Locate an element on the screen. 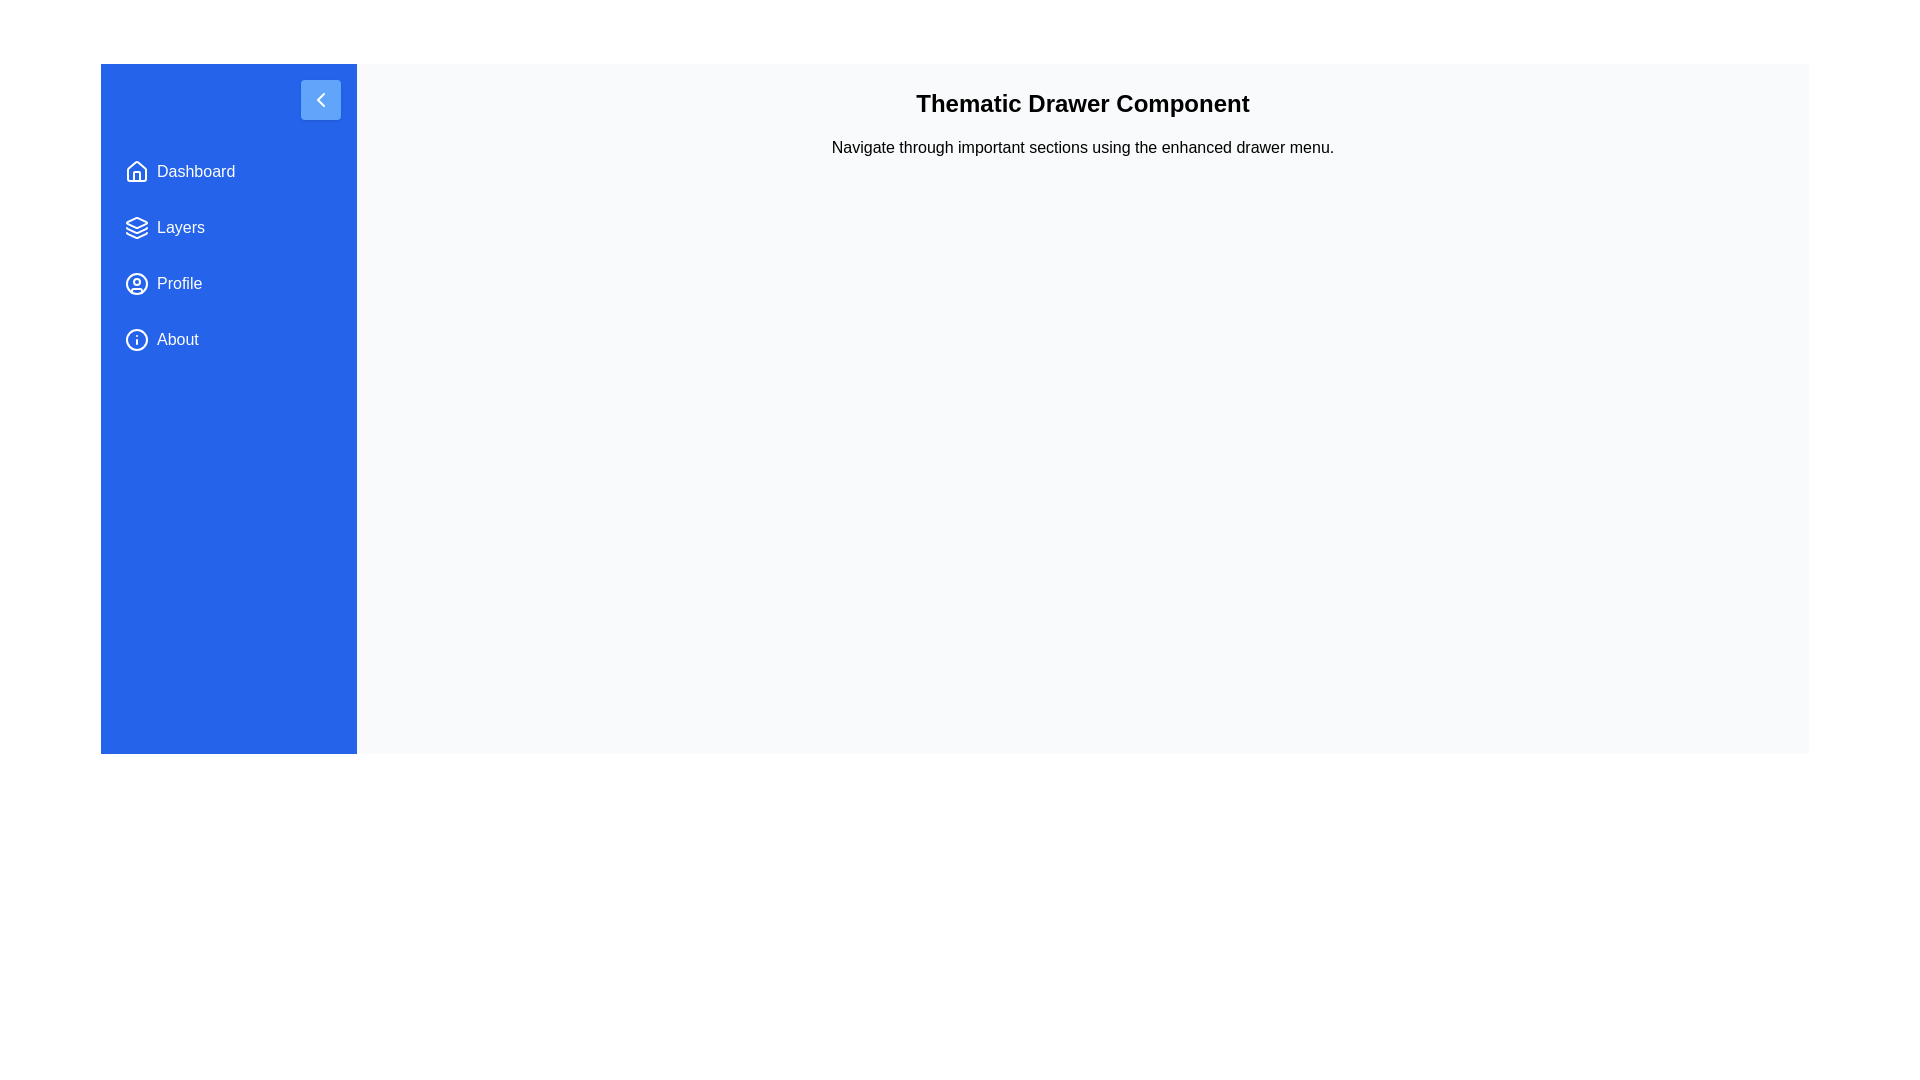 The image size is (1920, 1080). the menu item labeled Profile is located at coordinates (229, 284).